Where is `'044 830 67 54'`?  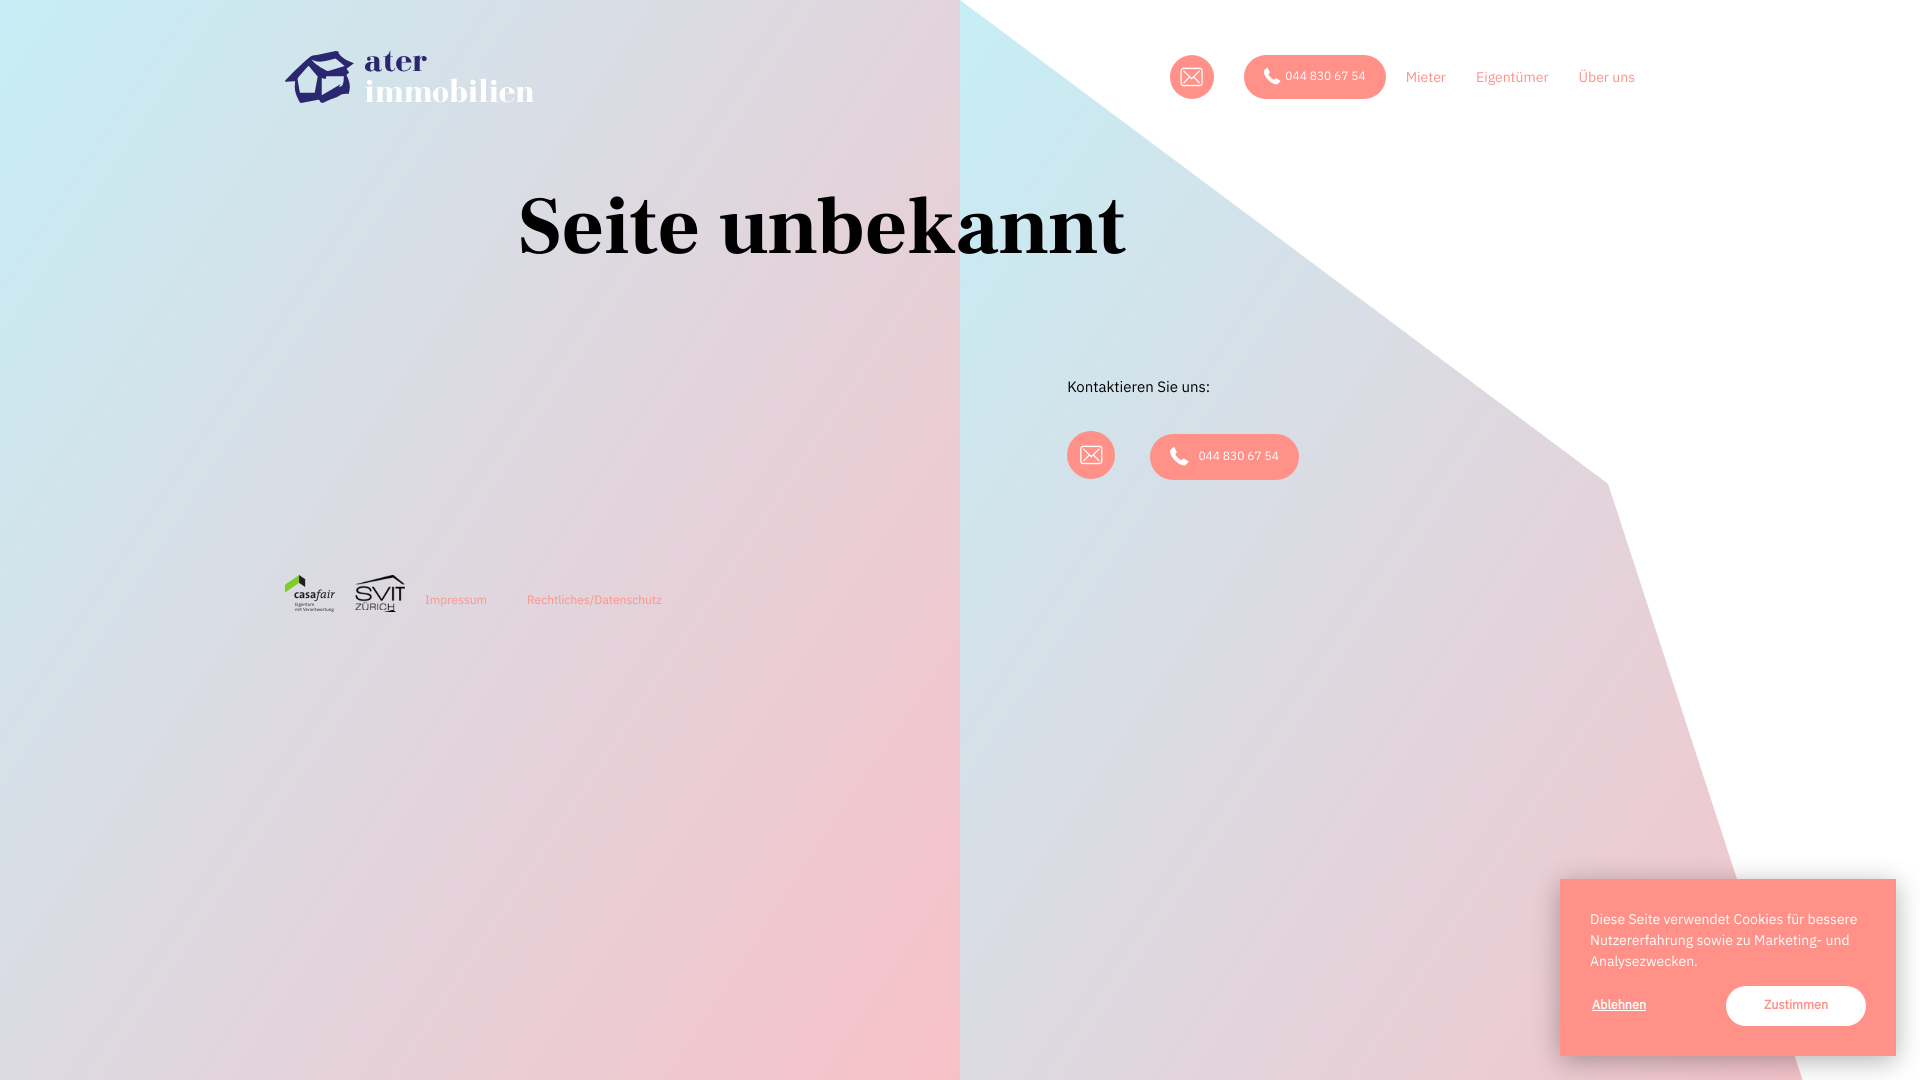
'044 830 67 54' is located at coordinates (1242, 75).